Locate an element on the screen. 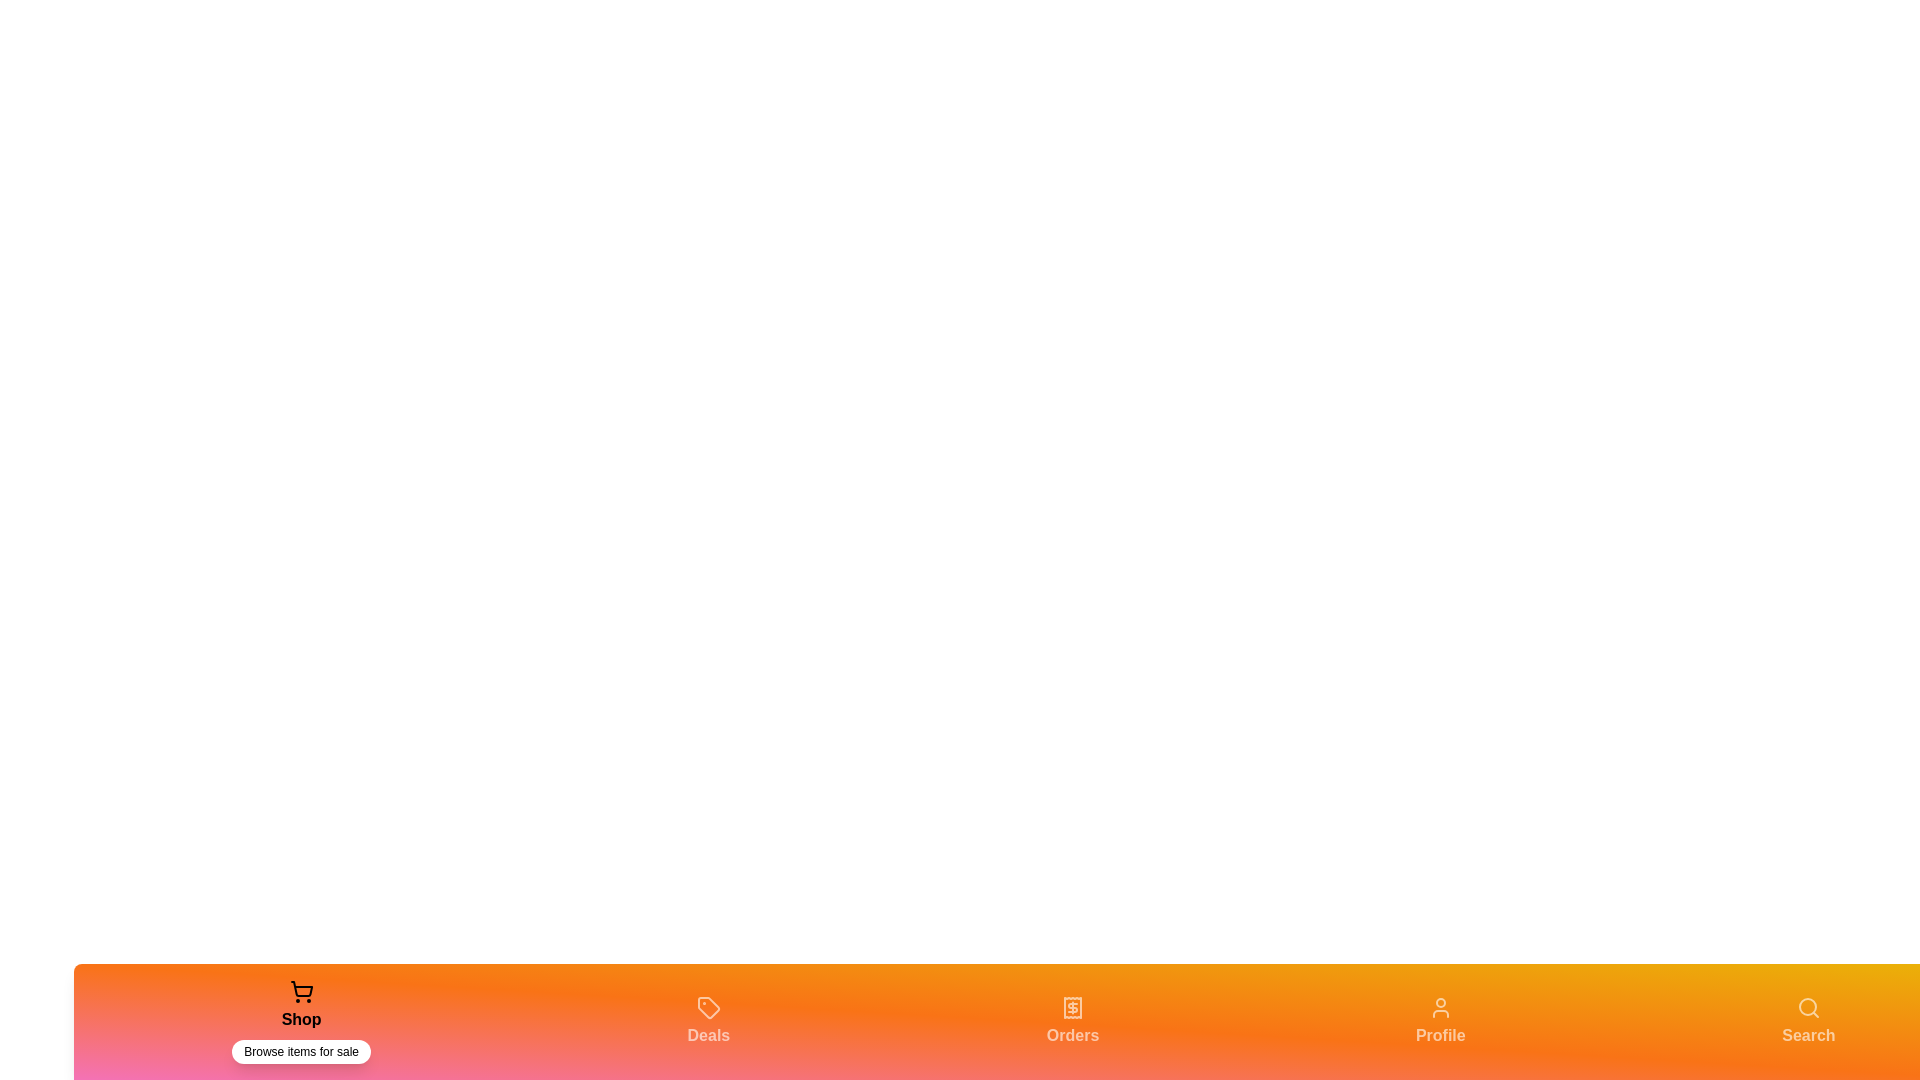 The image size is (1920, 1080). the Deals tab in the navigation bar is located at coordinates (709, 1022).